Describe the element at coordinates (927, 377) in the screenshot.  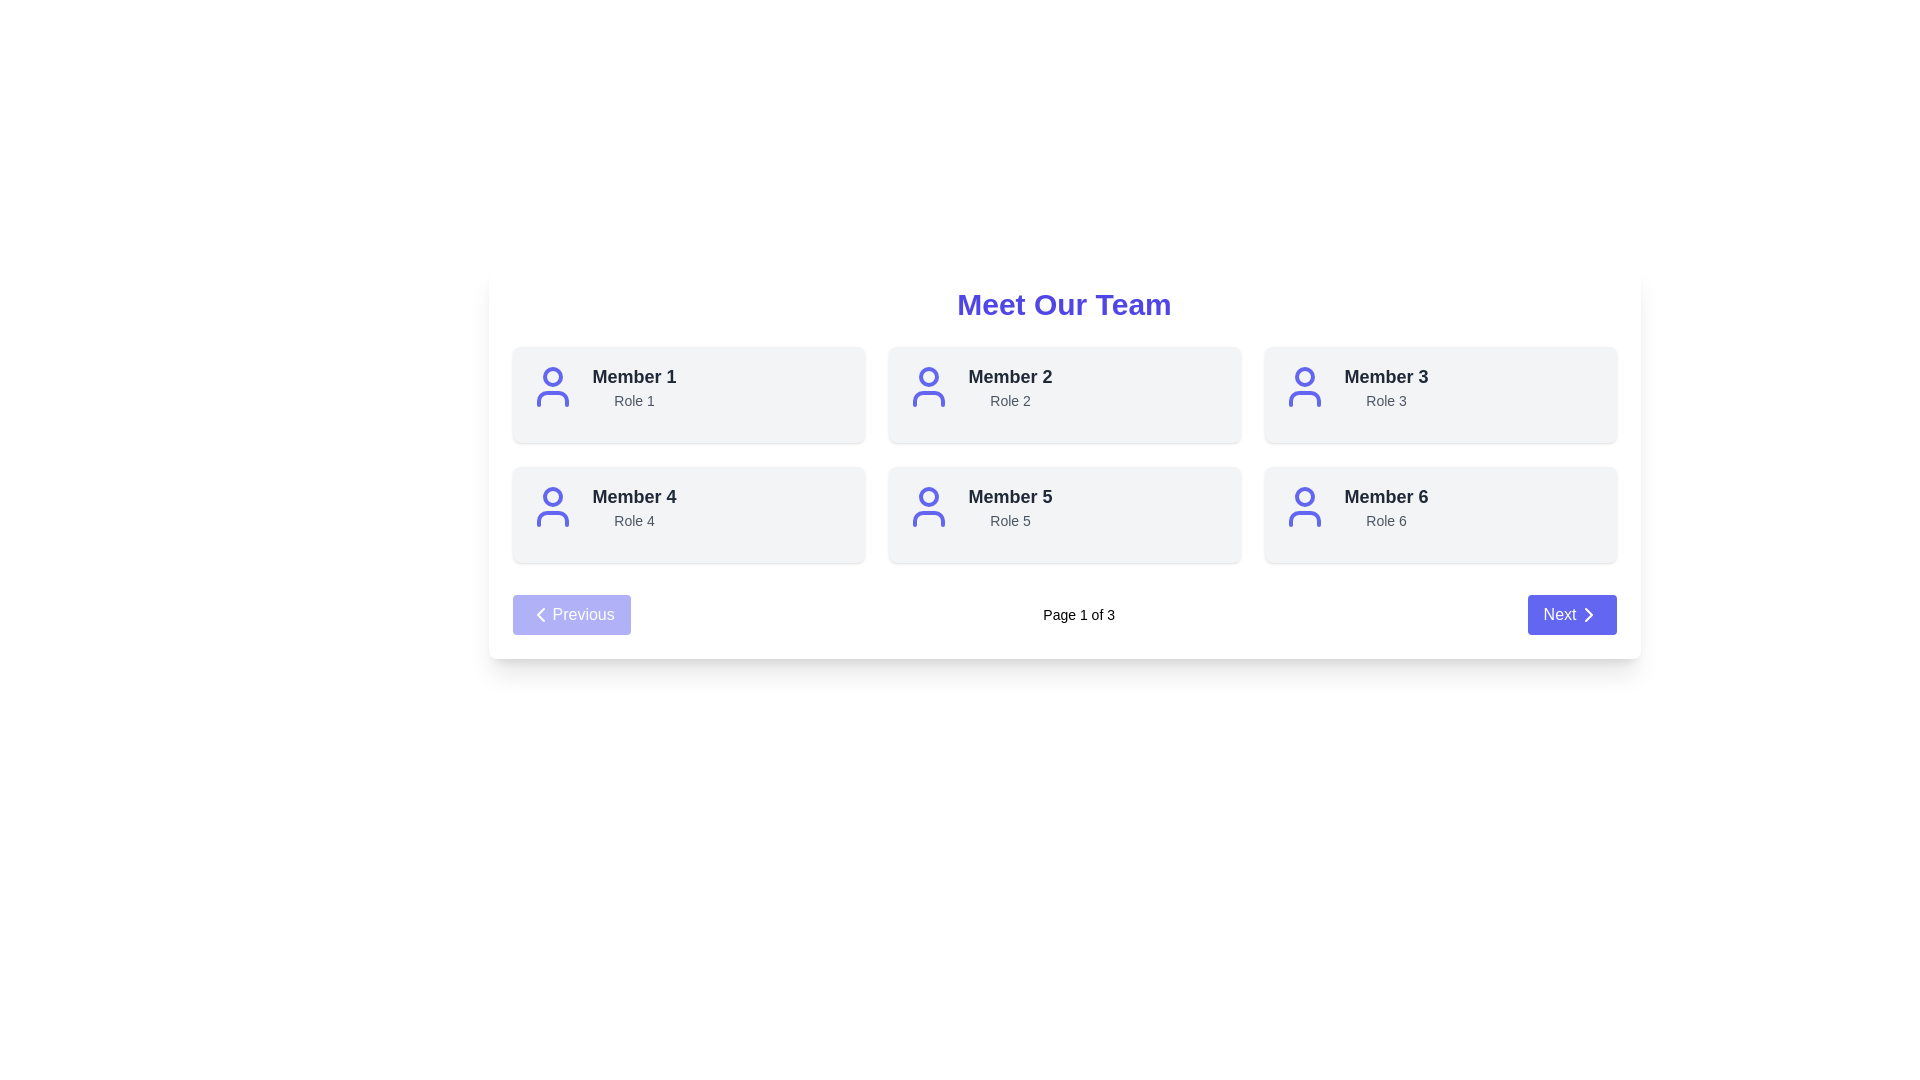
I see `the circular icon component centered within the user silhouette in the 'Member 2' card located in the second column of the first row` at that location.